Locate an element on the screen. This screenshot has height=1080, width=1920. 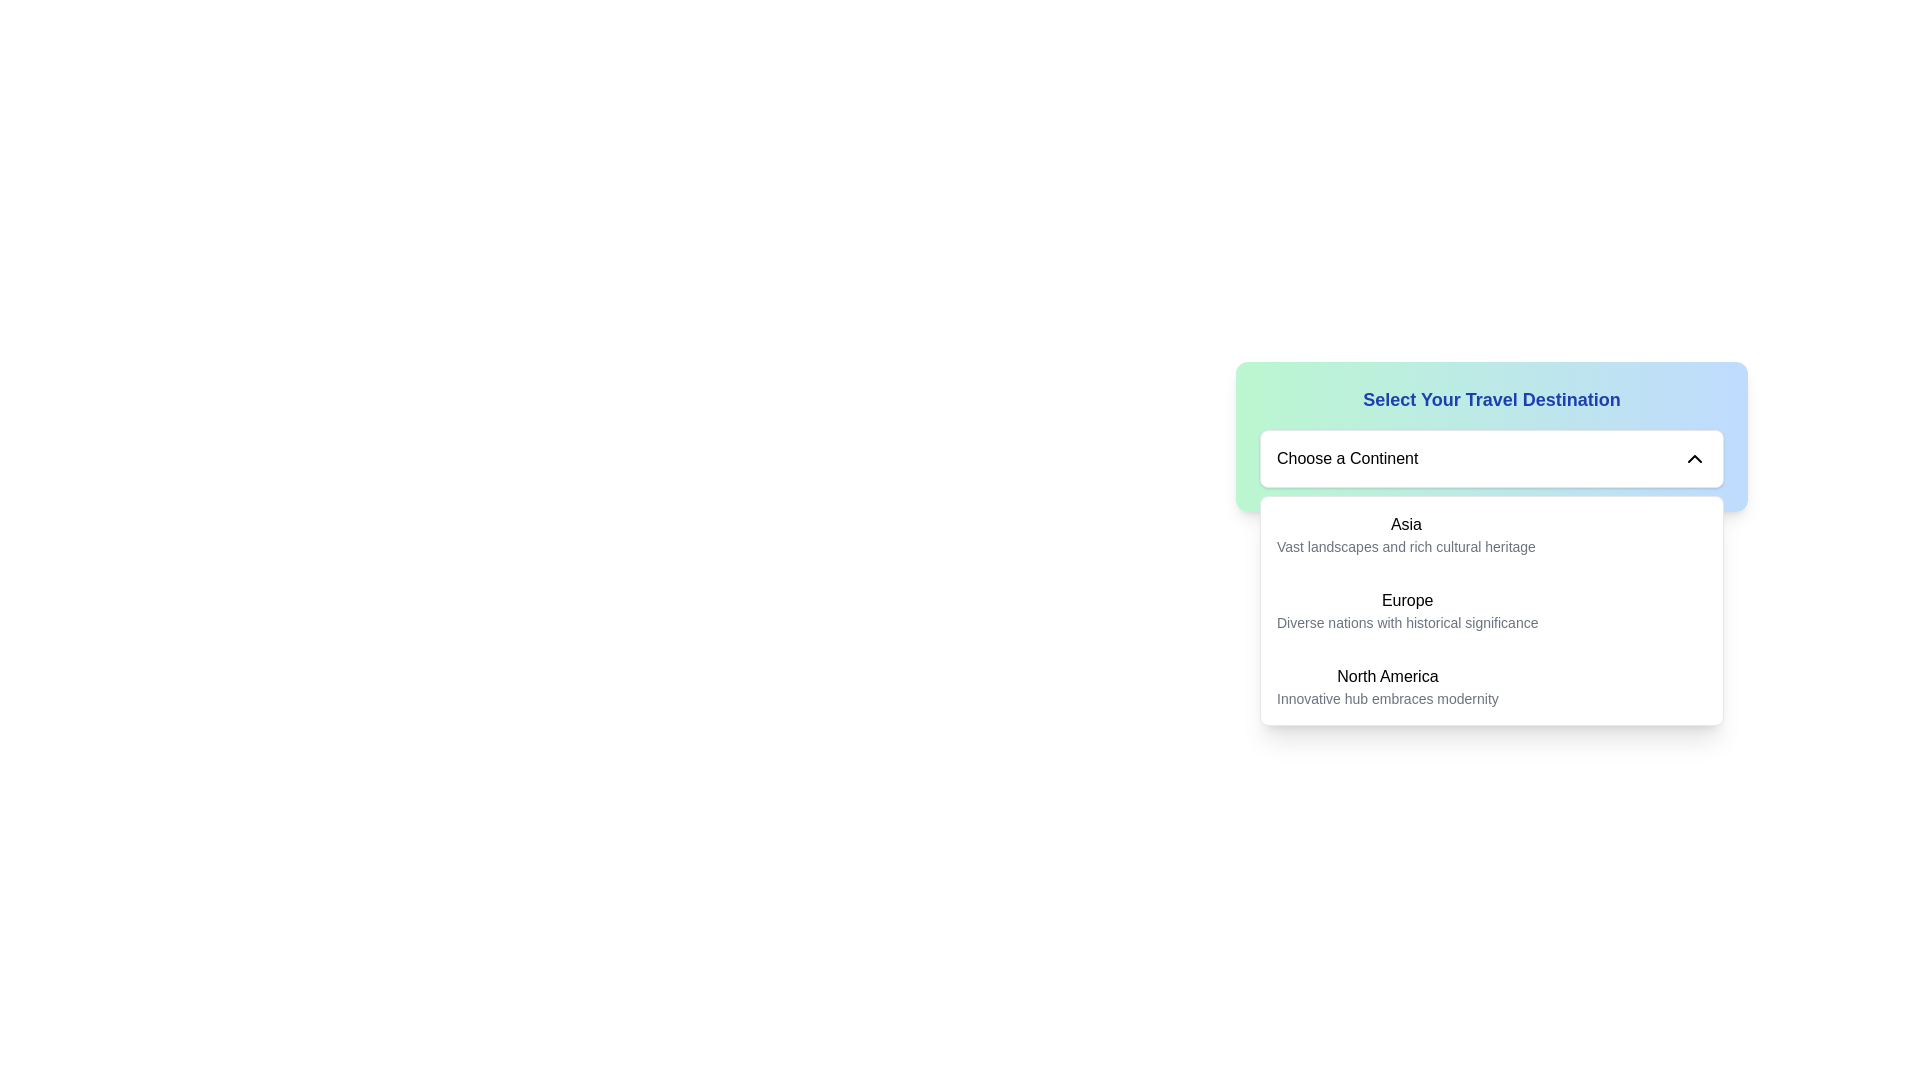
the selectable dropdown option item displaying 'North America' with the descriptive text 'Innovative hub embraces modernity' is located at coordinates (1492, 685).